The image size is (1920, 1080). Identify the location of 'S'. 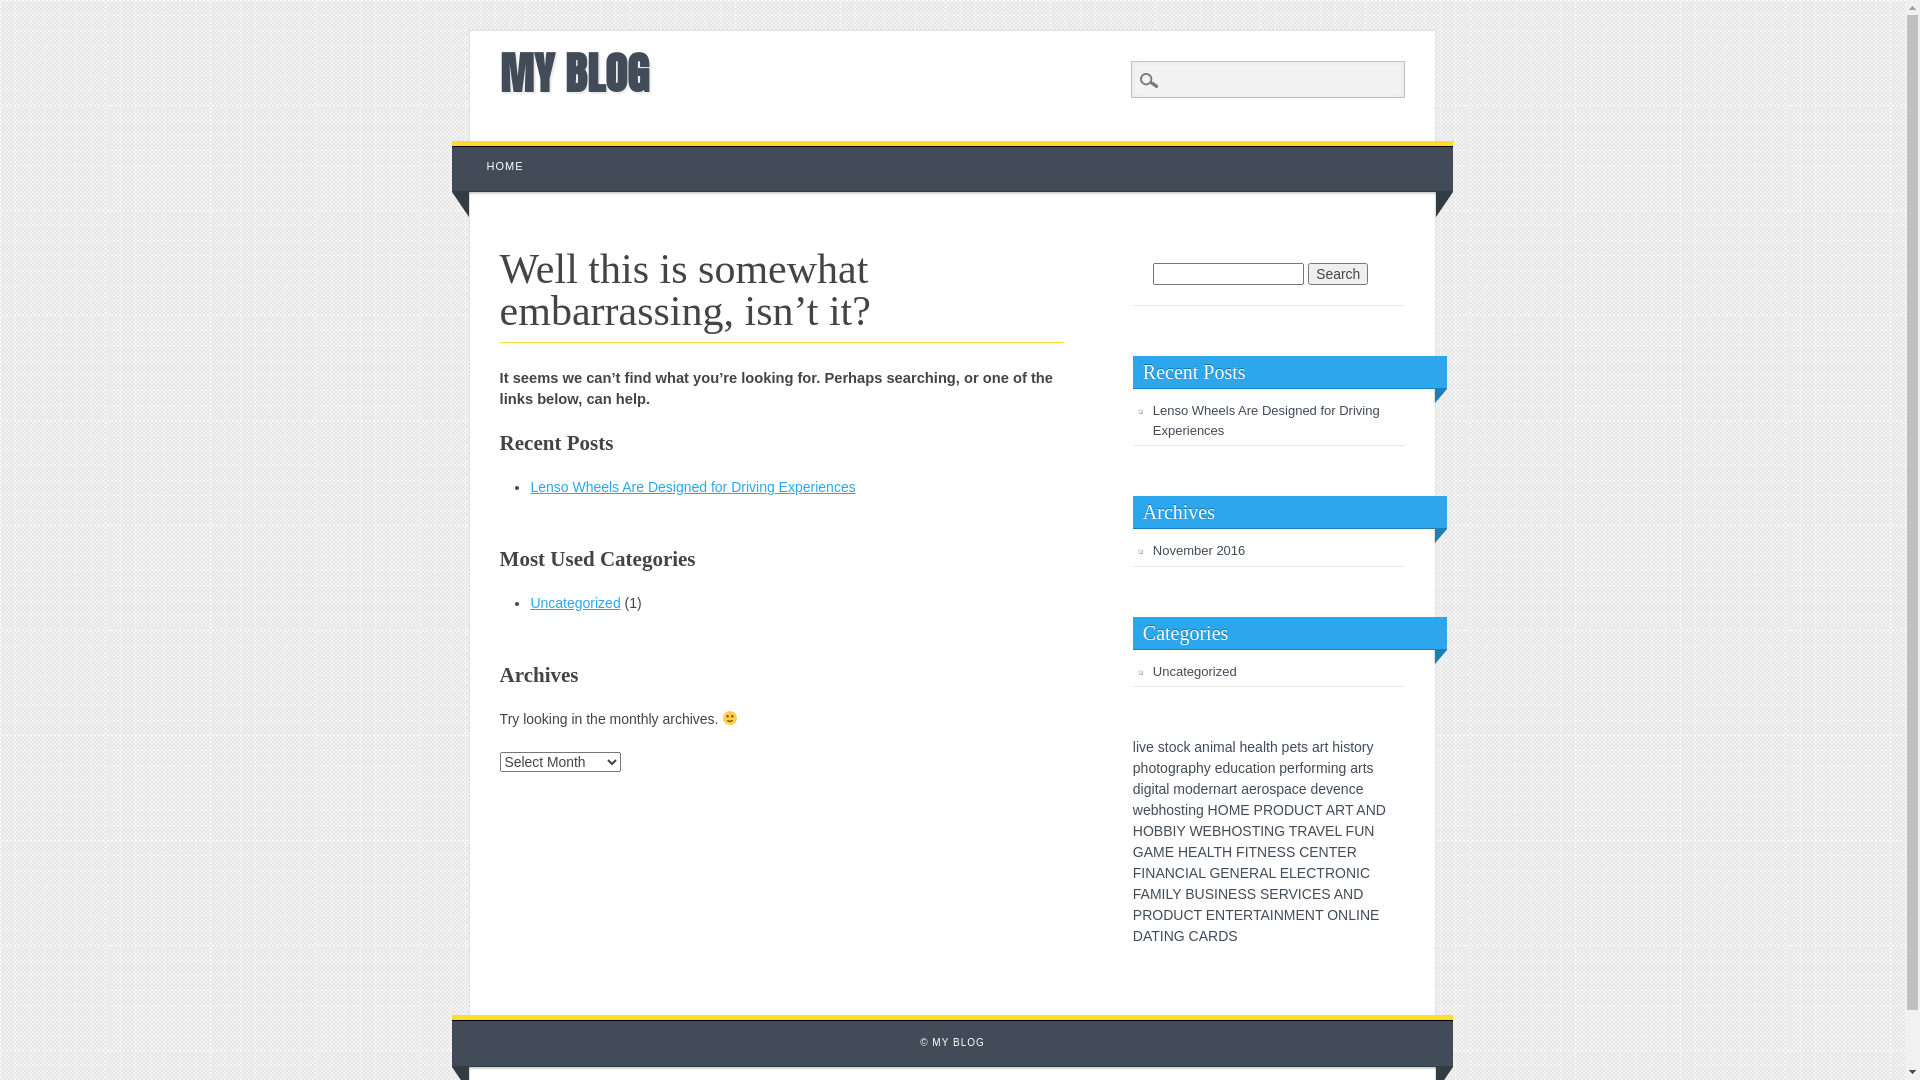
(1281, 852).